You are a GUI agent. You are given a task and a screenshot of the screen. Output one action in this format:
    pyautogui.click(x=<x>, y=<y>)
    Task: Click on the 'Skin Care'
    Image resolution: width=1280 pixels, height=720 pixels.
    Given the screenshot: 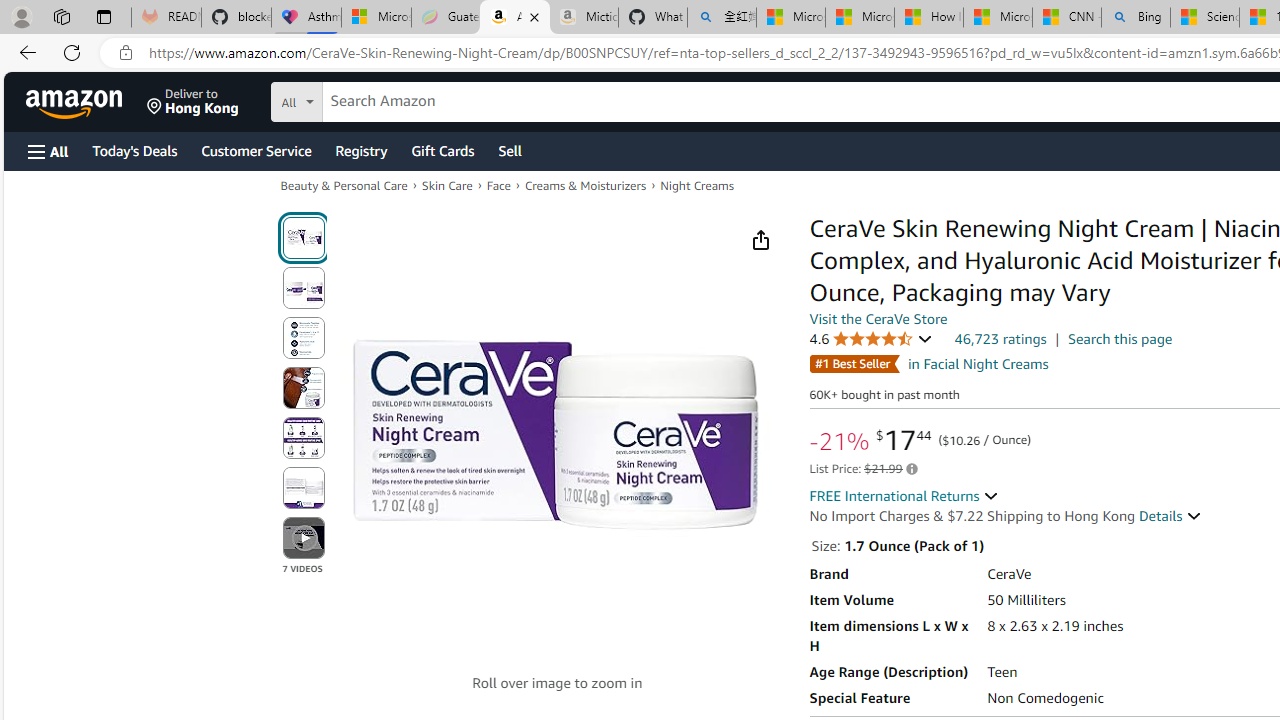 What is the action you would take?
    pyautogui.click(x=446, y=185)
    